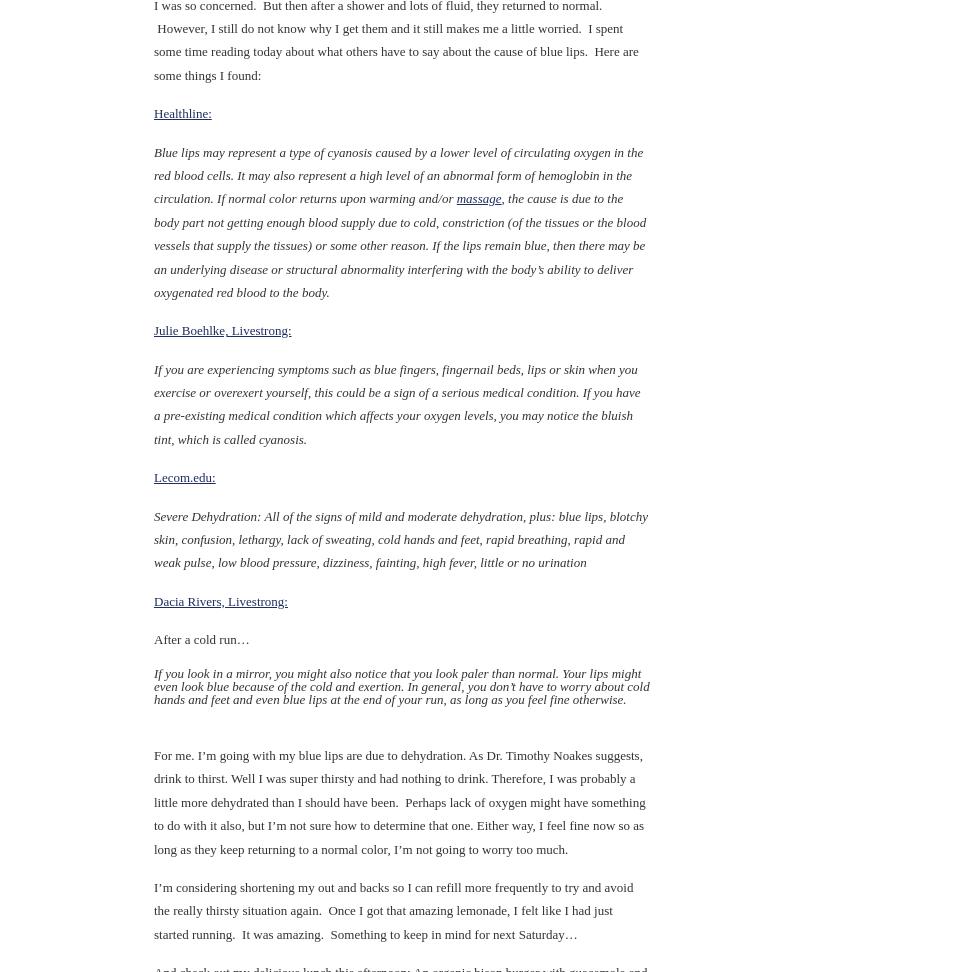  What do you see at coordinates (182, 112) in the screenshot?
I see `'Healthline:'` at bounding box center [182, 112].